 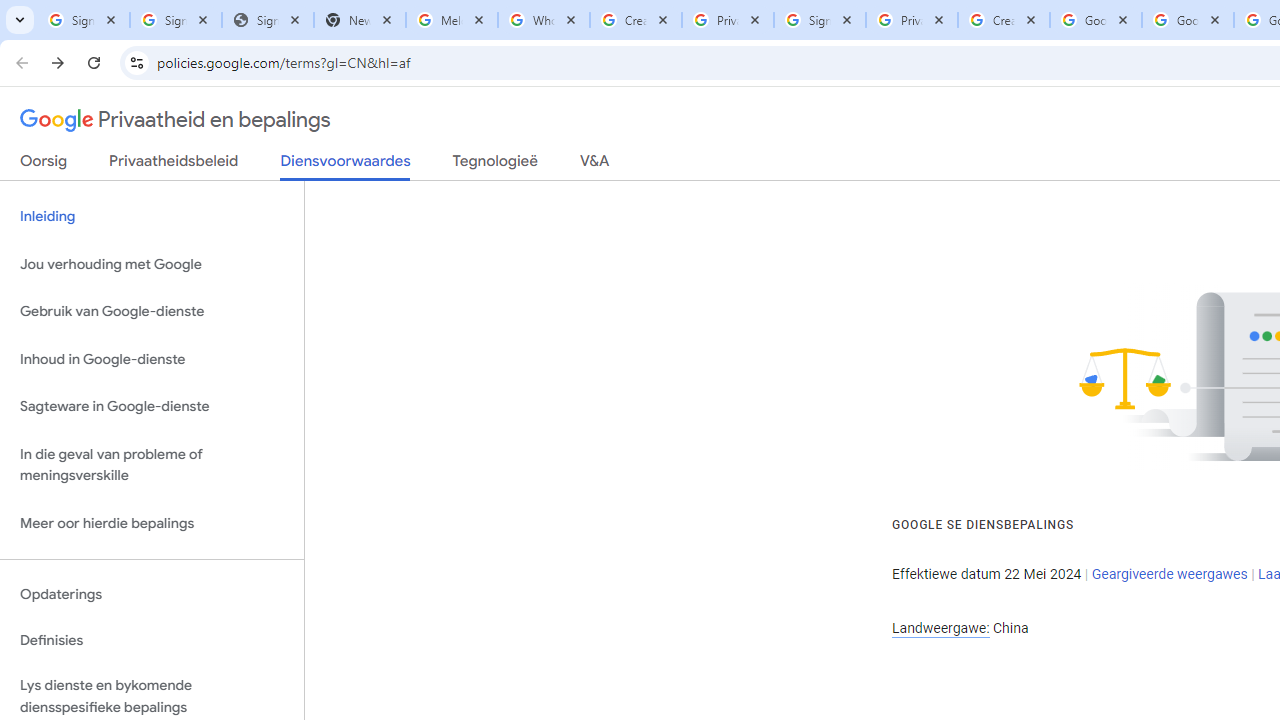 I want to click on 'Opdaterings', so click(x=151, y=593).